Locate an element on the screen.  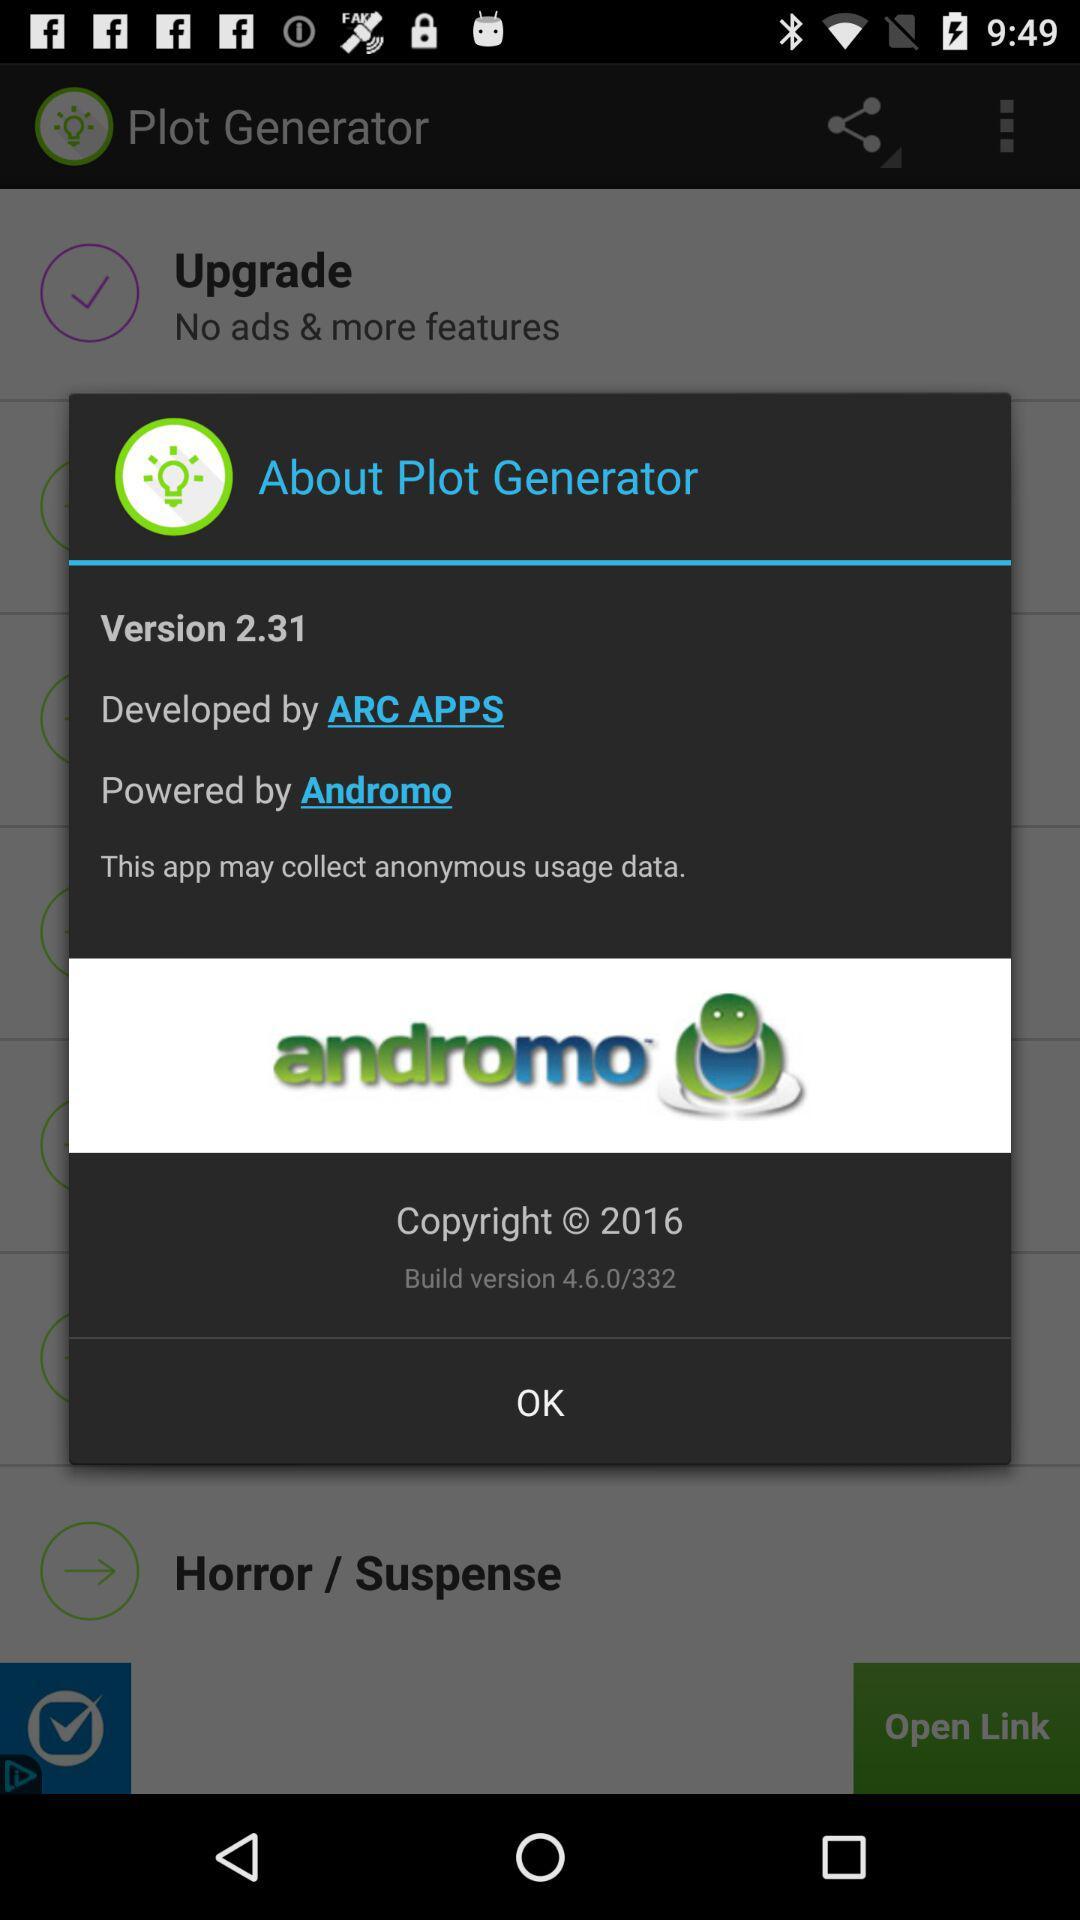
the icon below the developed by arc item is located at coordinates (540, 804).